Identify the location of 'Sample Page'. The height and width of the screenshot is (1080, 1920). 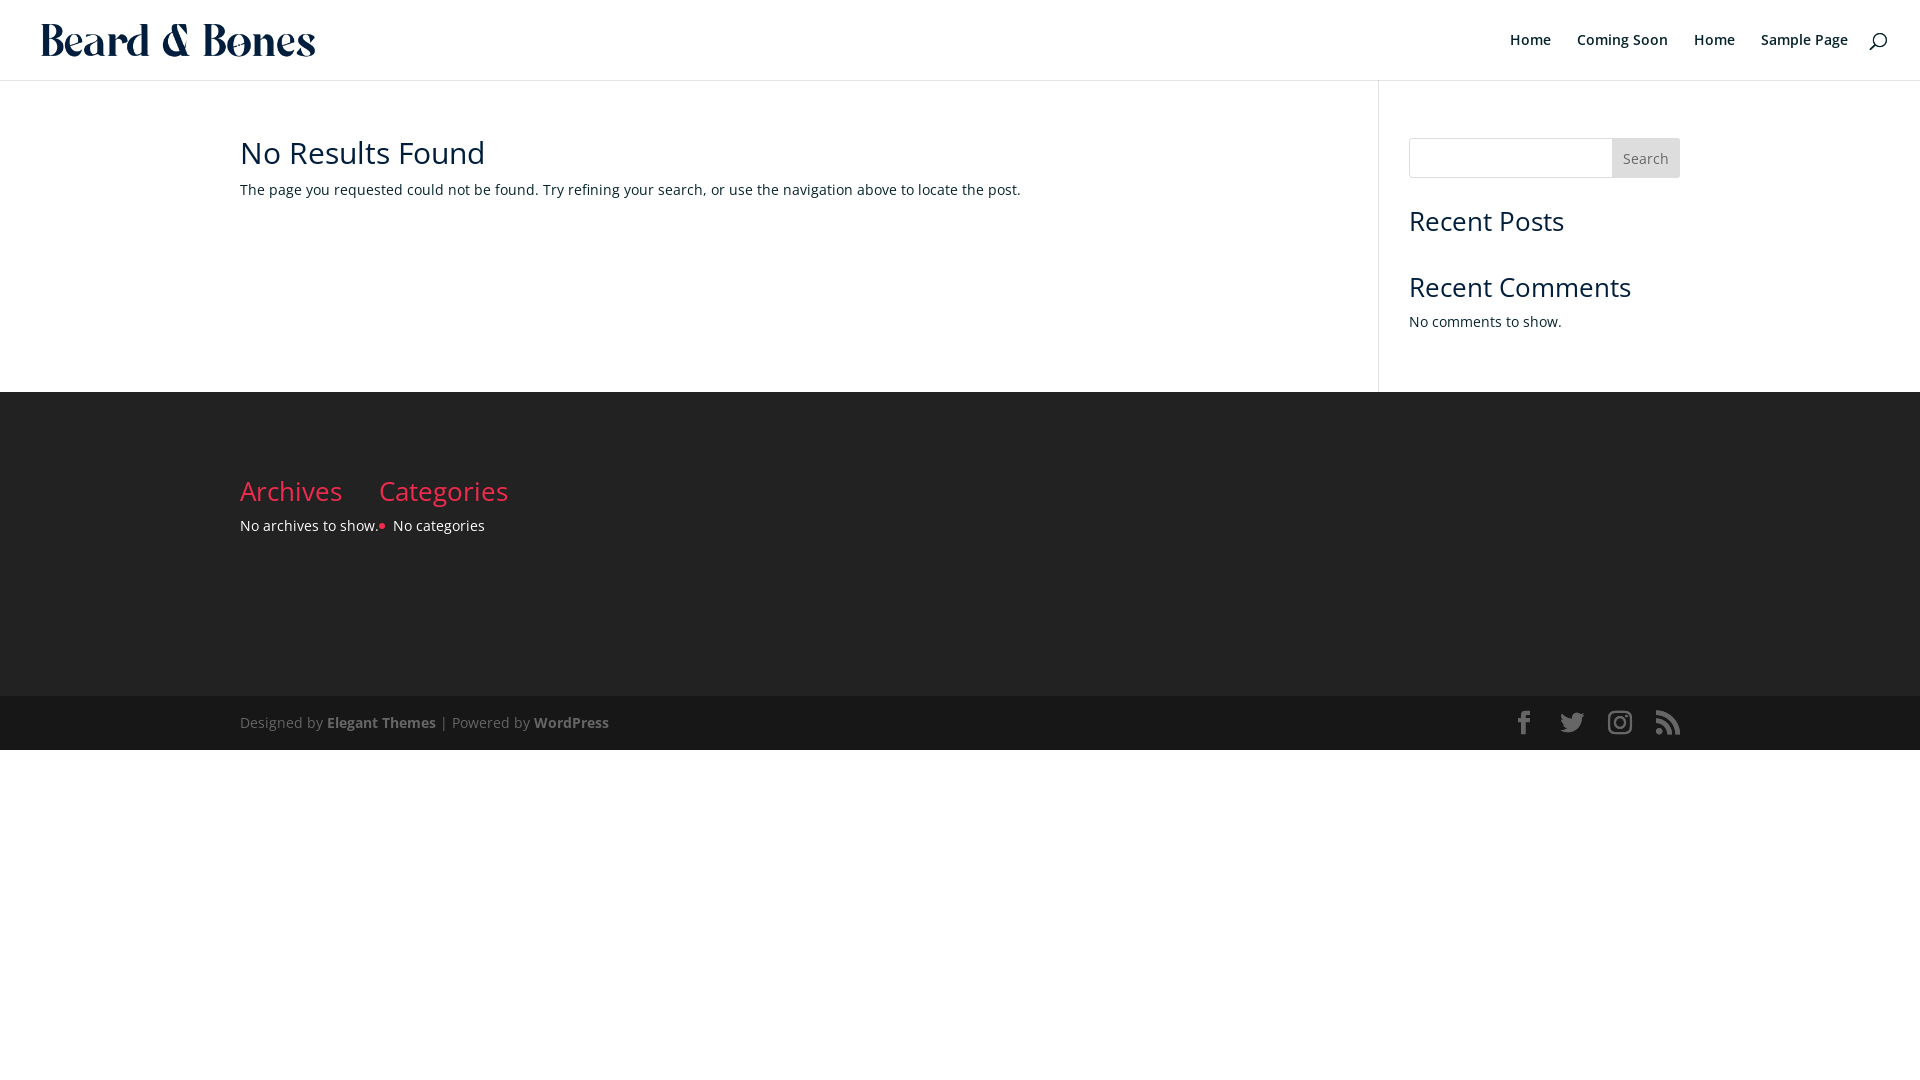
(1804, 55).